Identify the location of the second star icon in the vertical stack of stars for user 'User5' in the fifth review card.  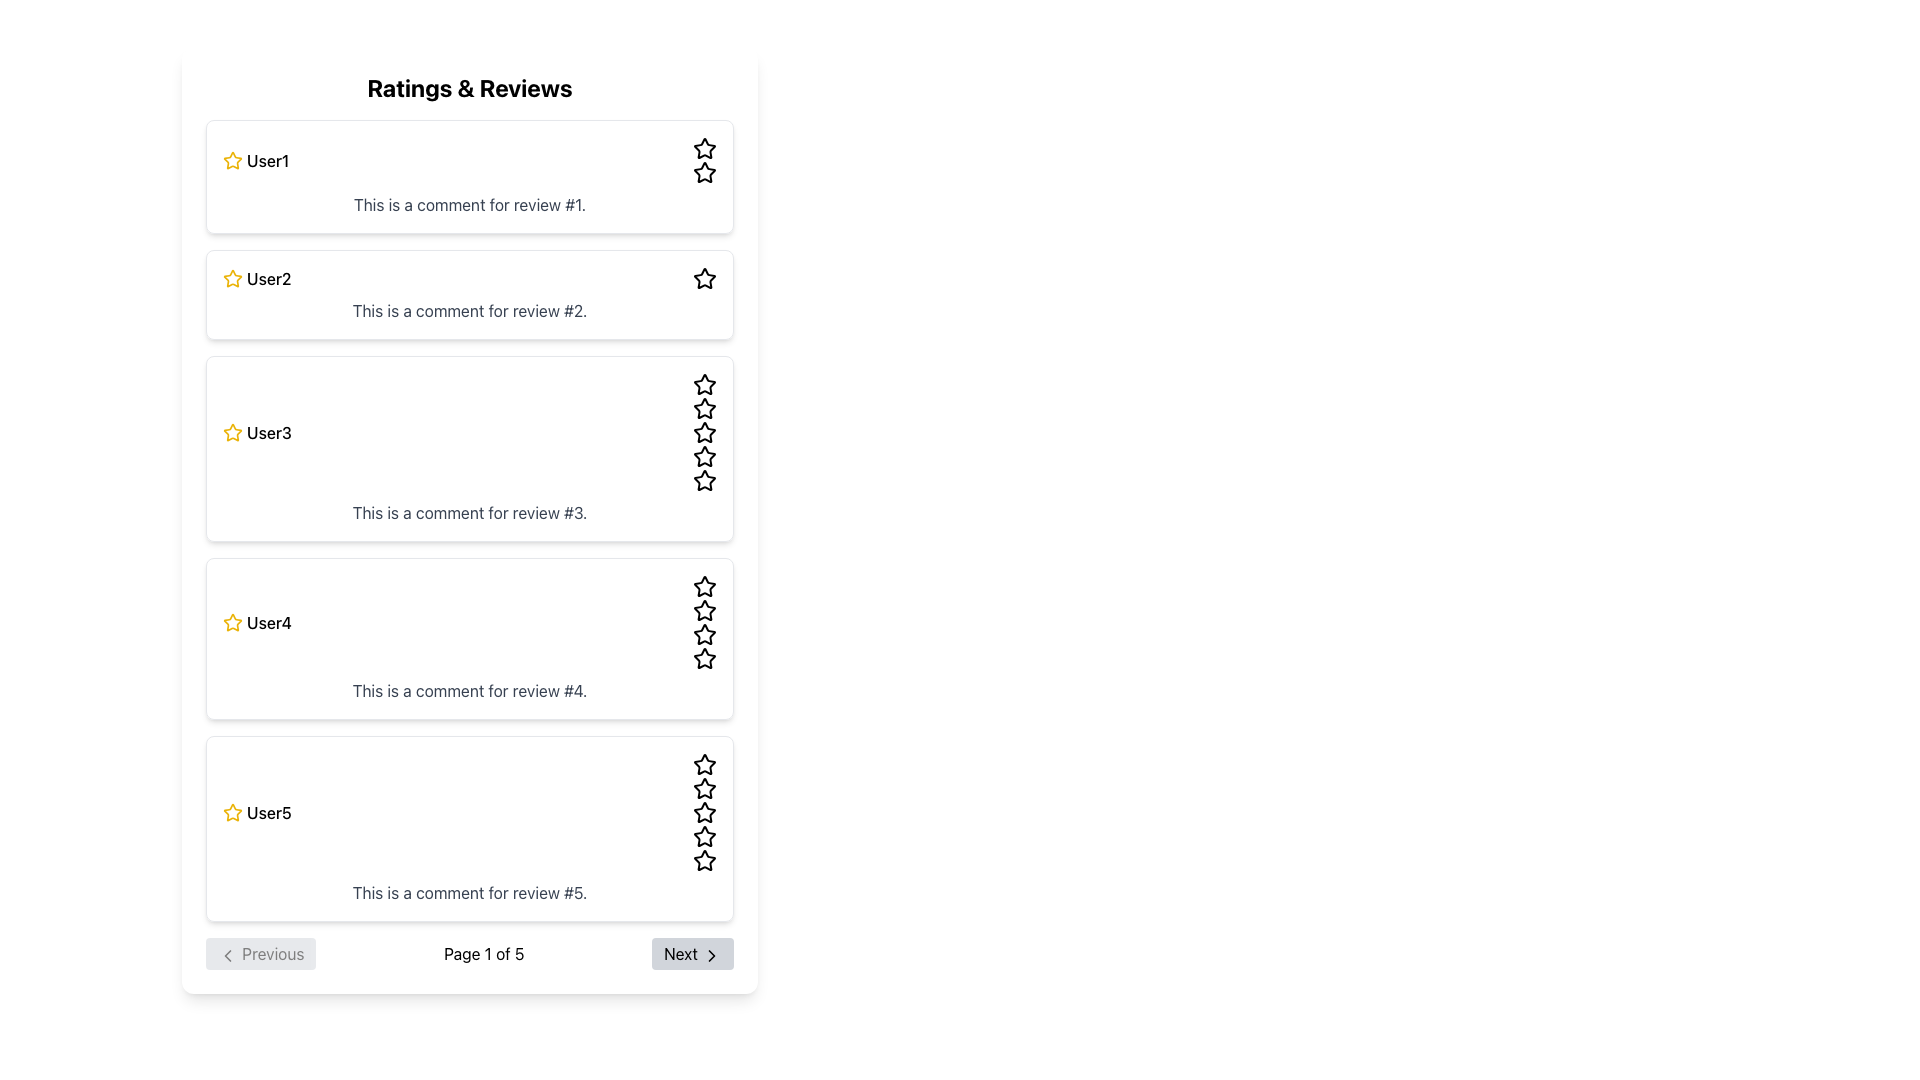
(705, 788).